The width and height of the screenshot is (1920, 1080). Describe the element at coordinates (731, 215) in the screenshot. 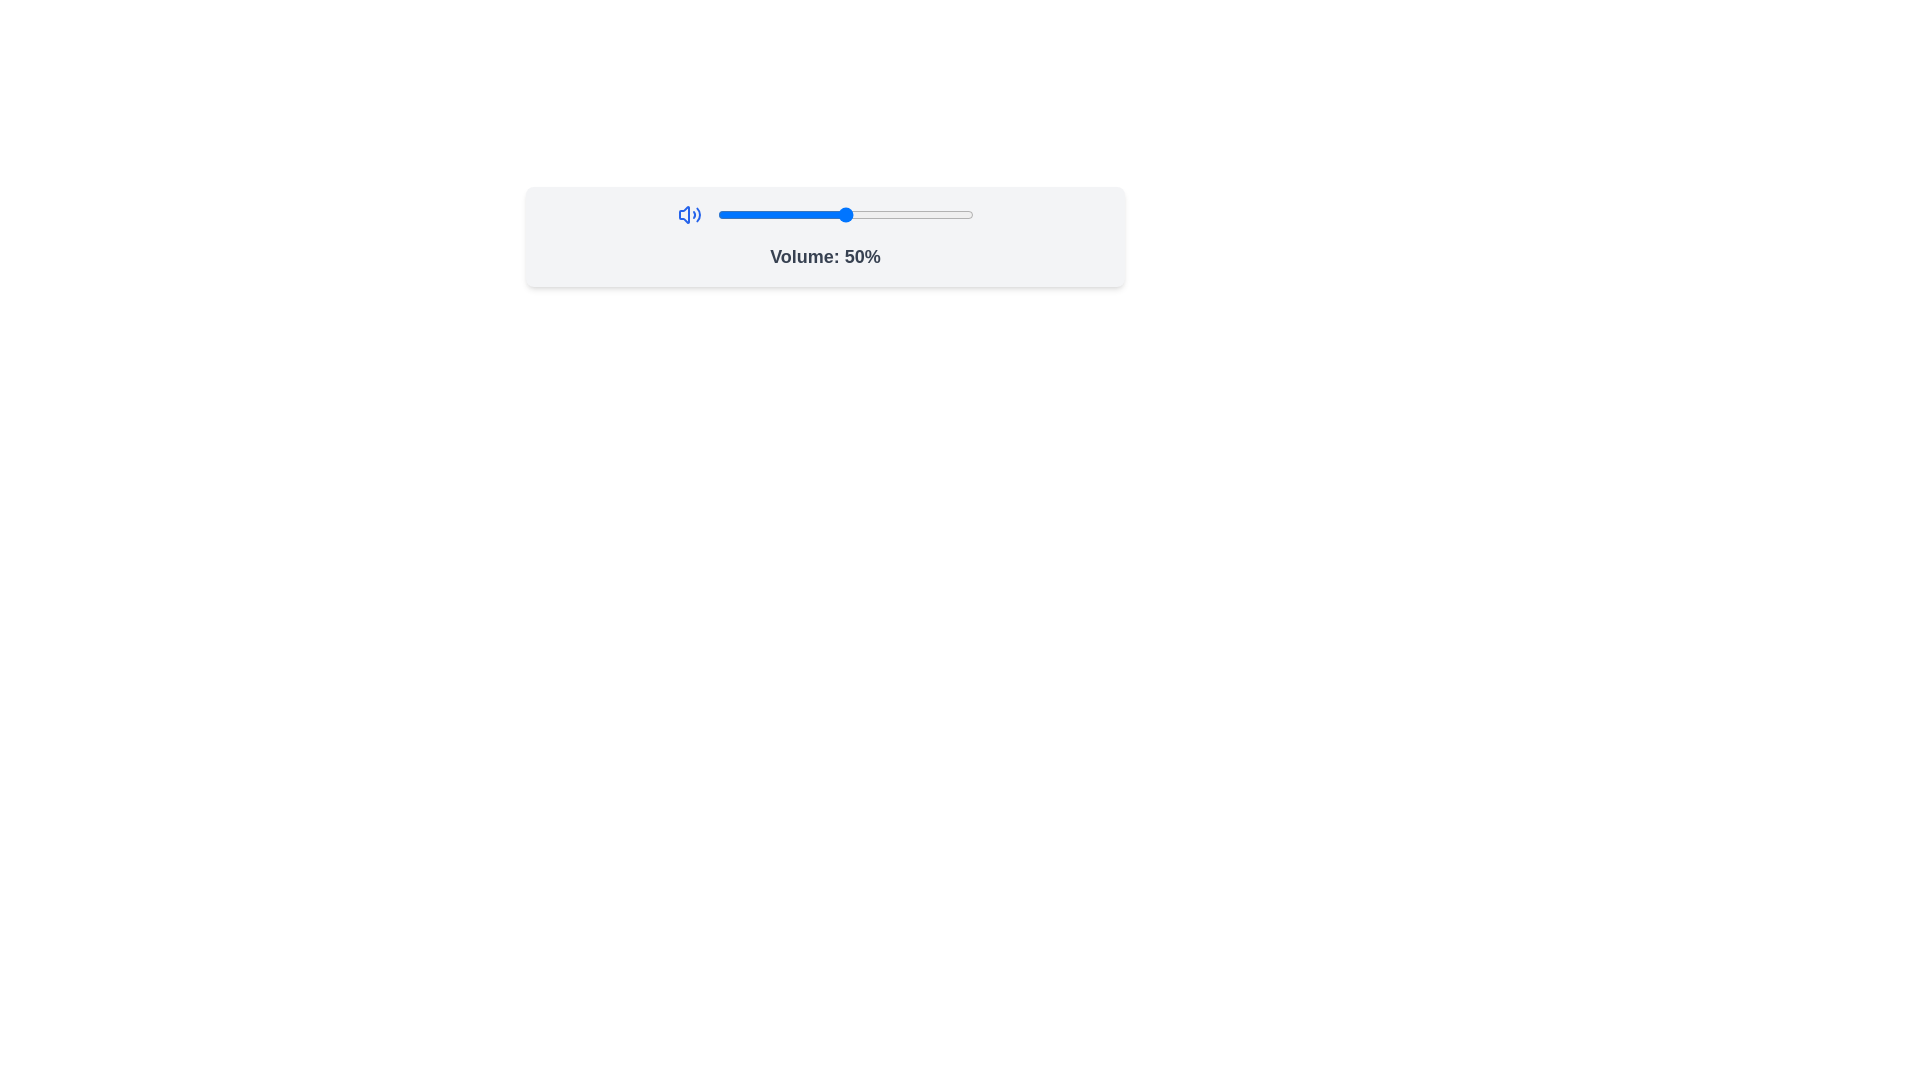

I see `the slider volume` at that location.